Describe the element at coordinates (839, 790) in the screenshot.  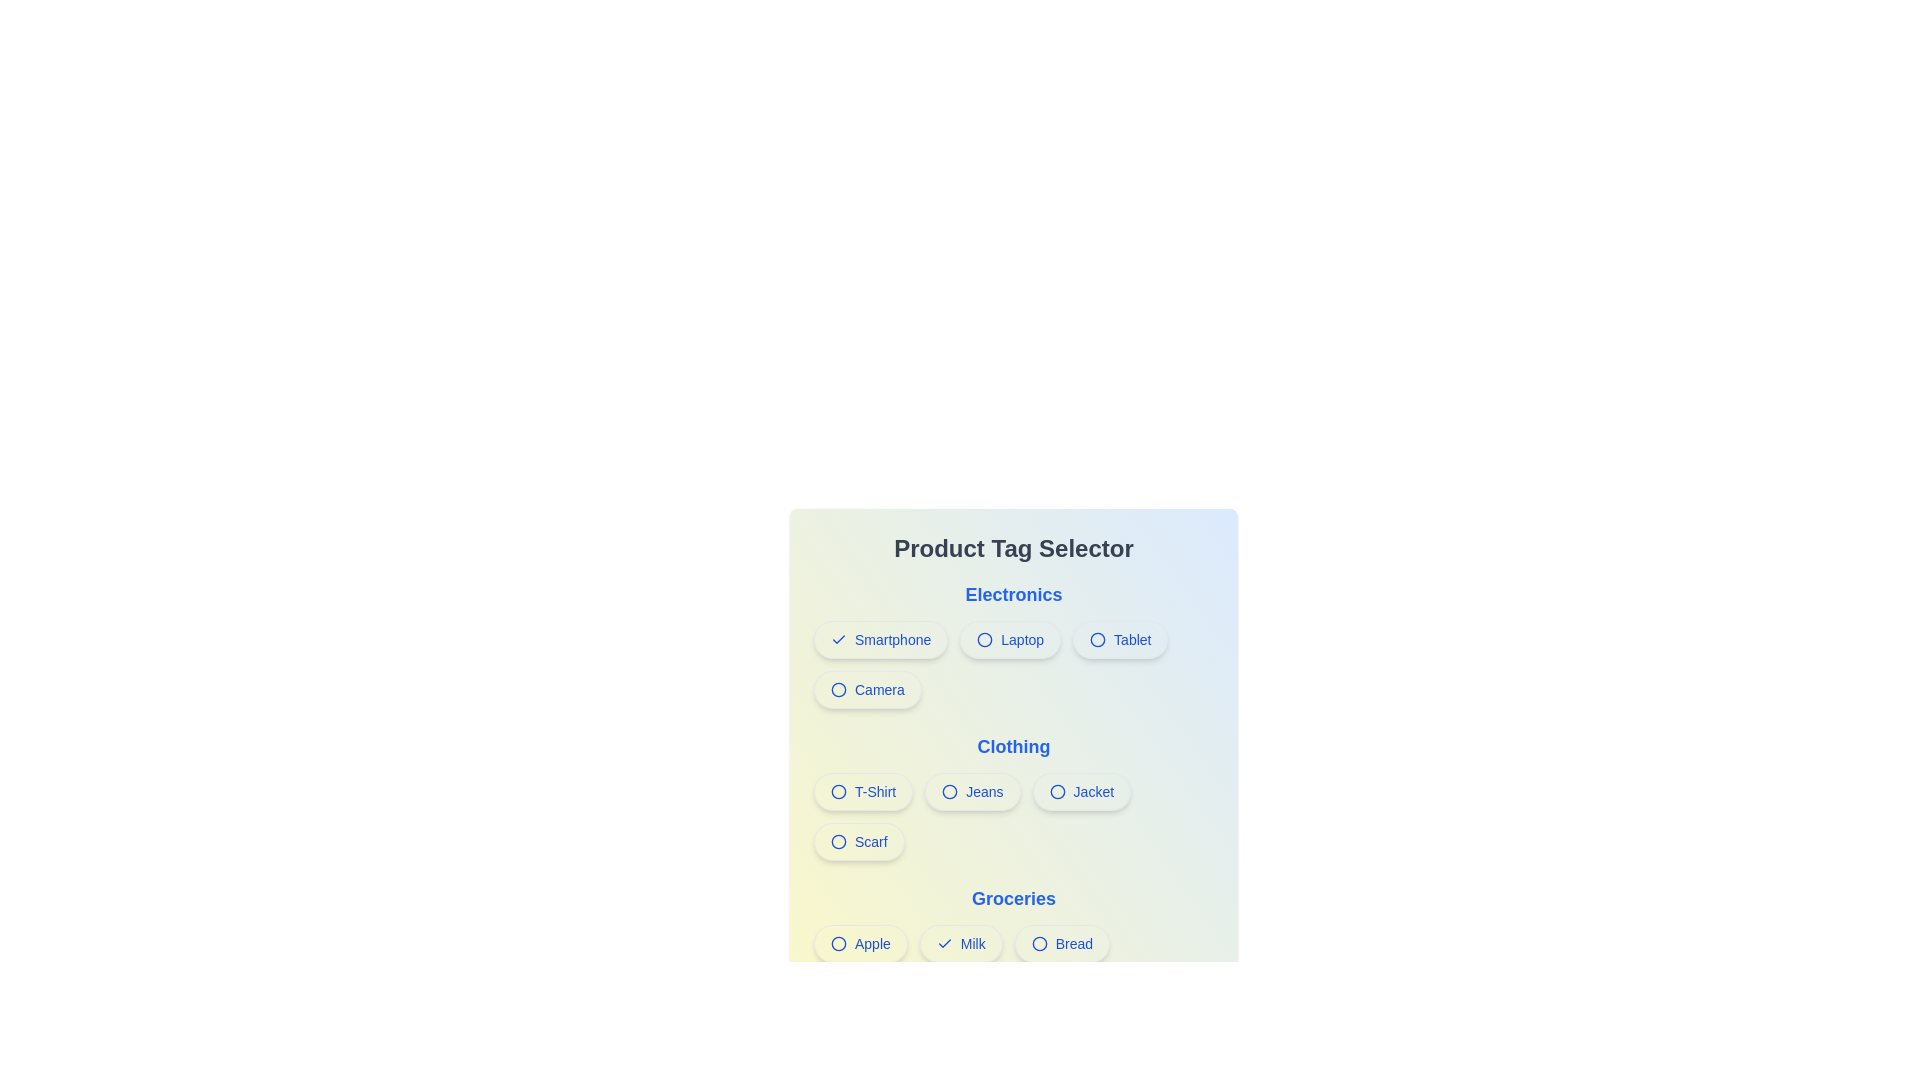
I see `the circular border icon with a thin, hollow stroke-style outline located to the left of the 'T-Shirt' tag in the 'Clothing' section` at that location.